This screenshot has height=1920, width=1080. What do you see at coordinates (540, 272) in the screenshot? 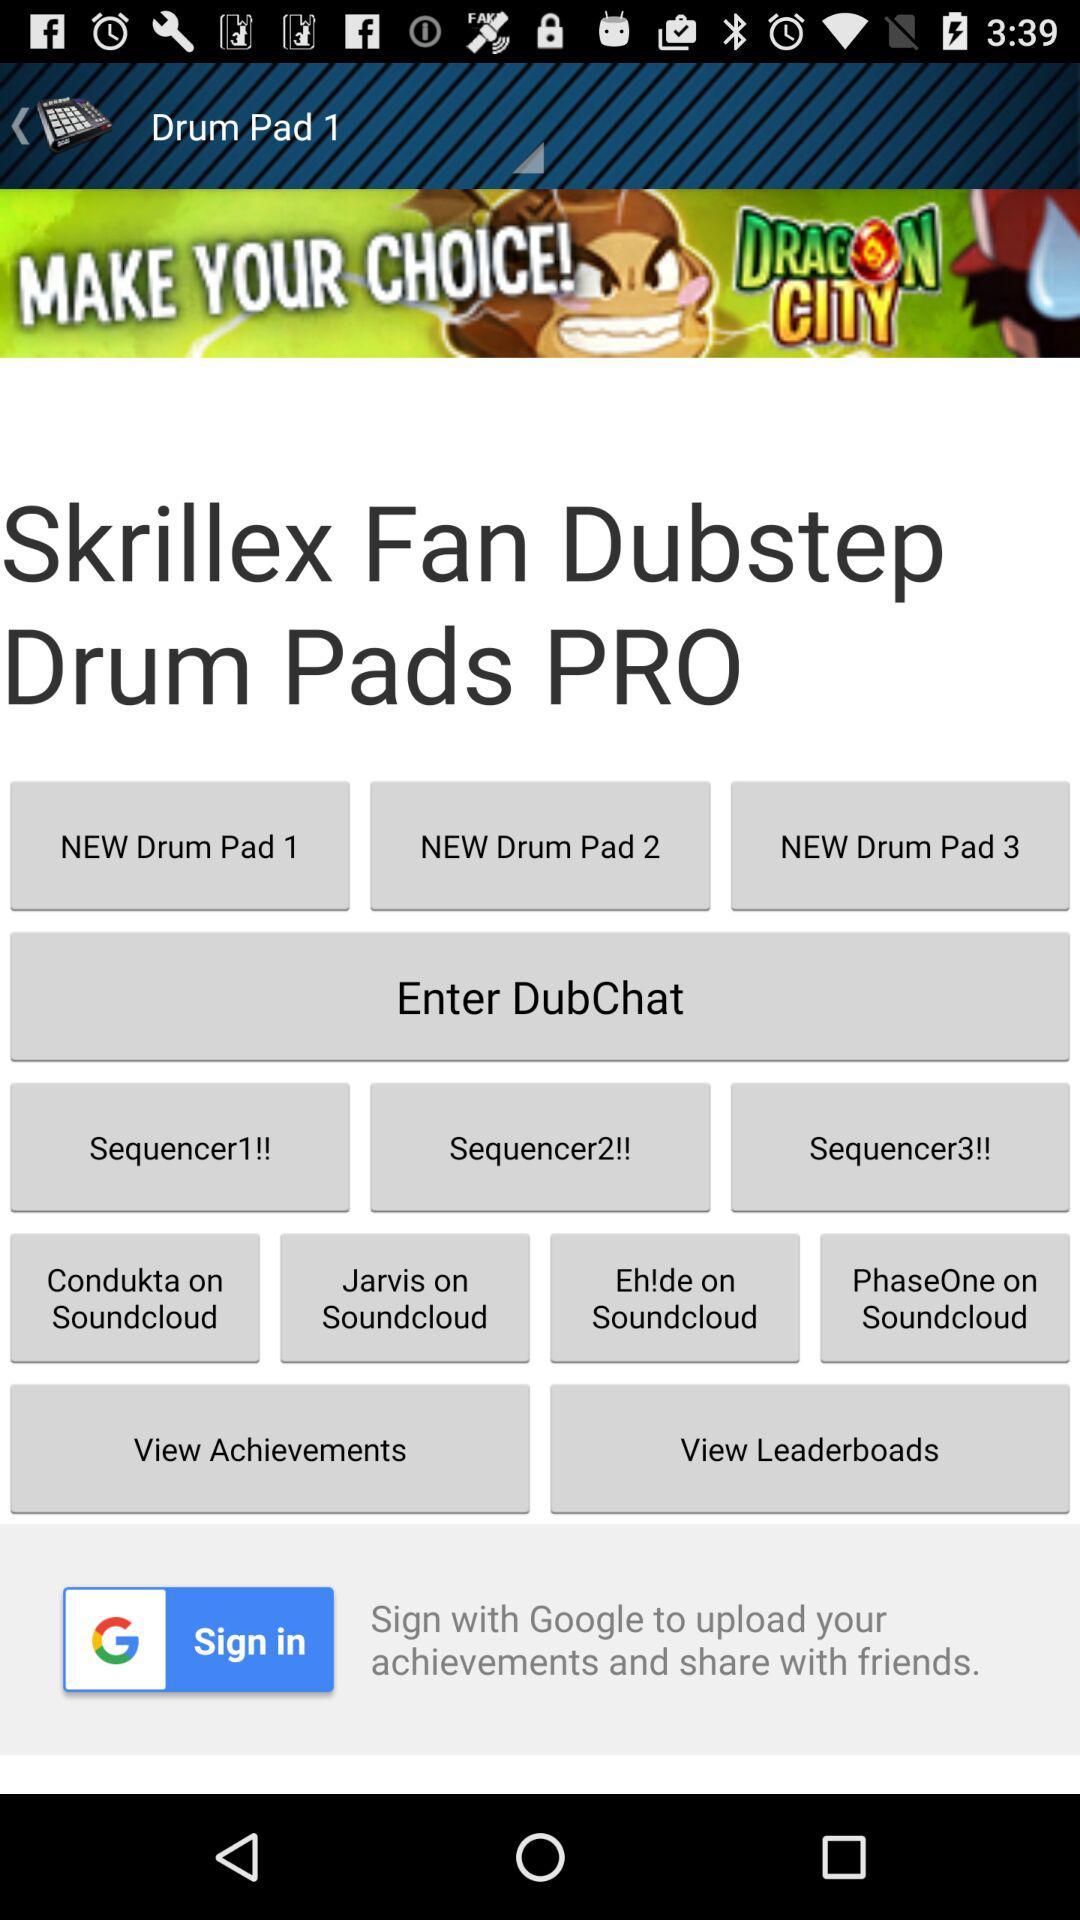
I see `tap to view` at bounding box center [540, 272].